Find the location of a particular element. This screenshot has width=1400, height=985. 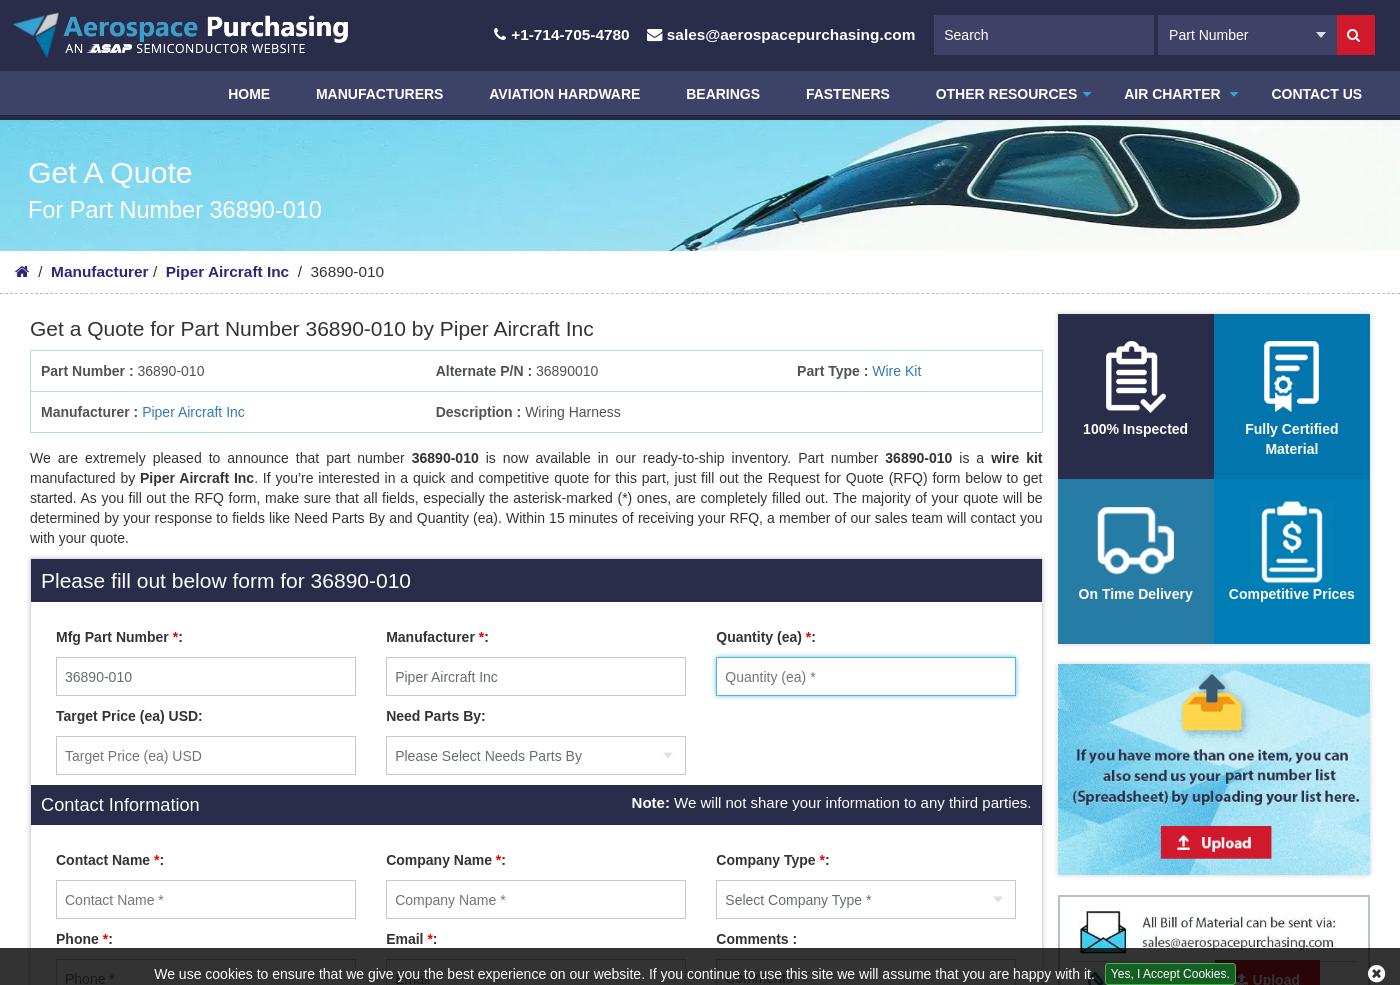

'On Time Delivery' is located at coordinates (1134, 592).